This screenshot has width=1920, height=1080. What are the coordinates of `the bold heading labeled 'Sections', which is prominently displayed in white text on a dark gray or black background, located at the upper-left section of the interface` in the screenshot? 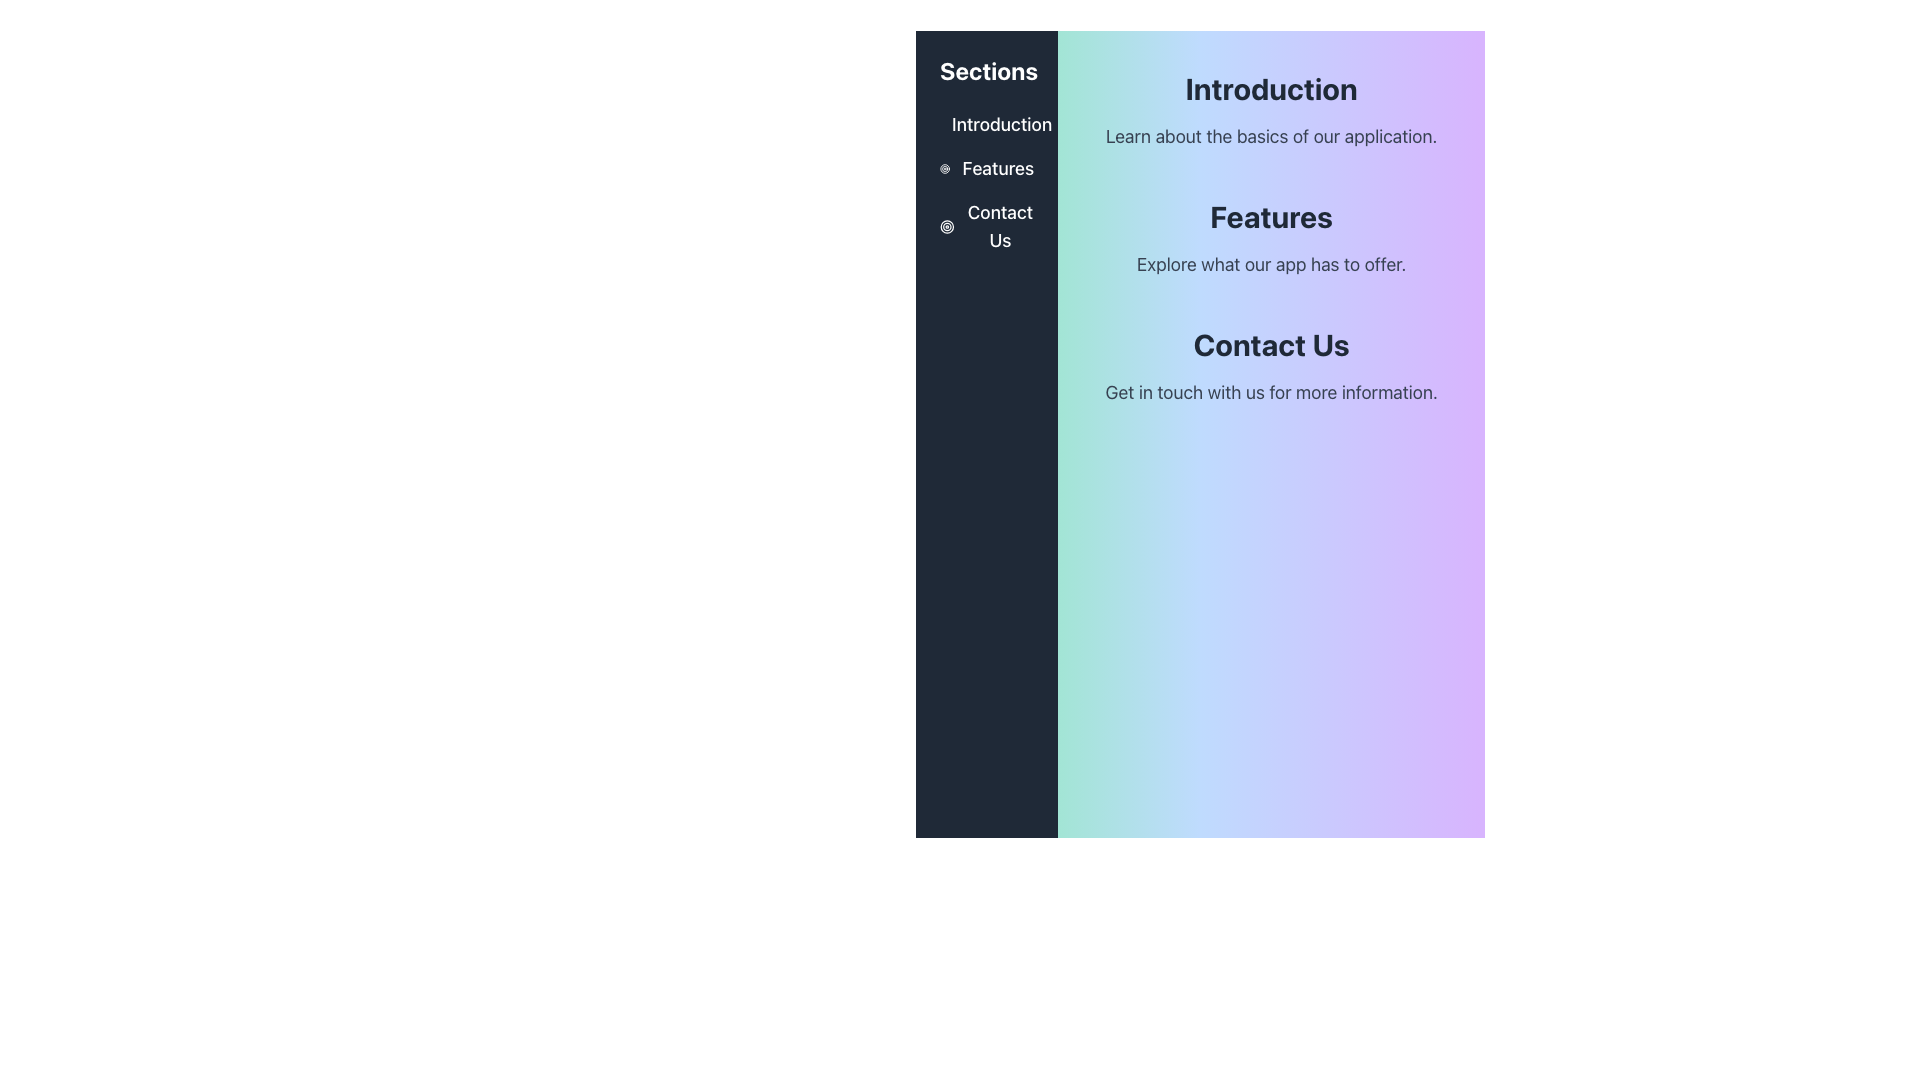 It's located at (987, 69).